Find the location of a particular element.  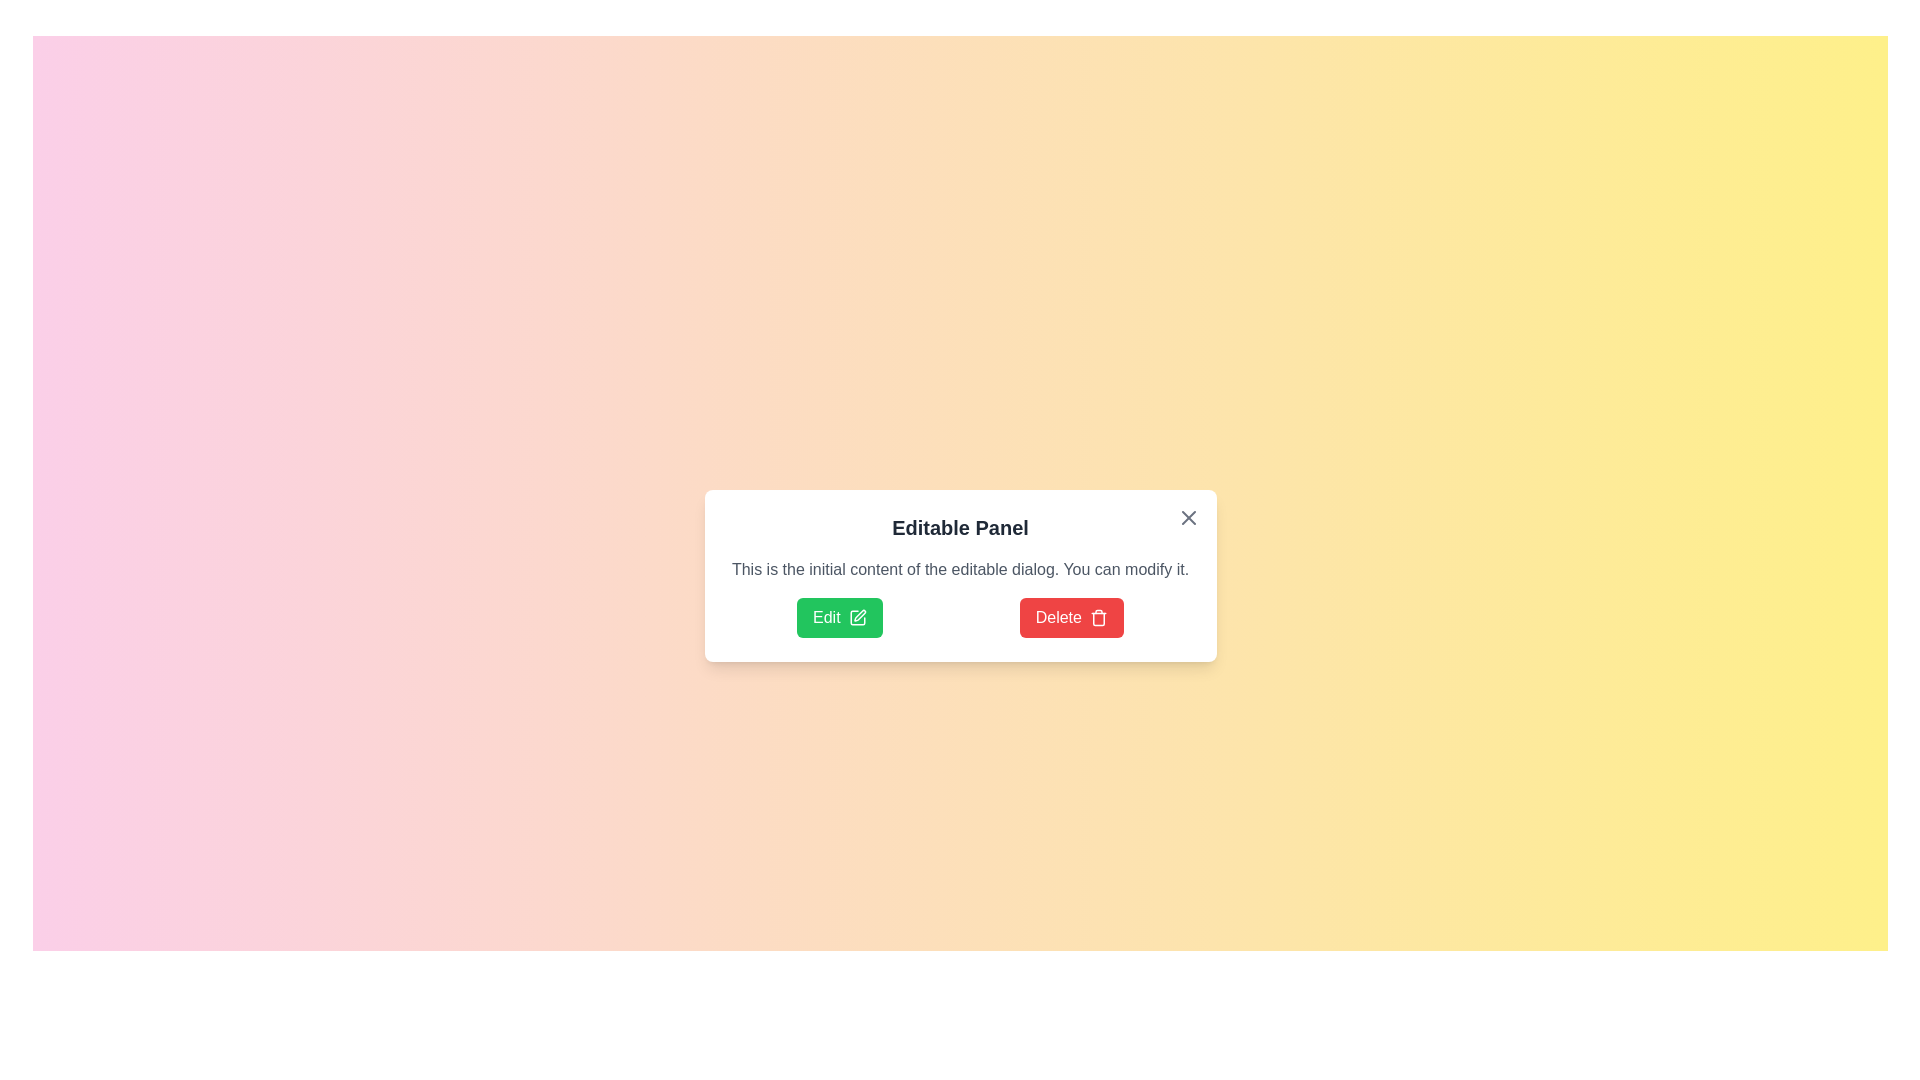

the text content of the editable dialog for copying is located at coordinates (727, 558).